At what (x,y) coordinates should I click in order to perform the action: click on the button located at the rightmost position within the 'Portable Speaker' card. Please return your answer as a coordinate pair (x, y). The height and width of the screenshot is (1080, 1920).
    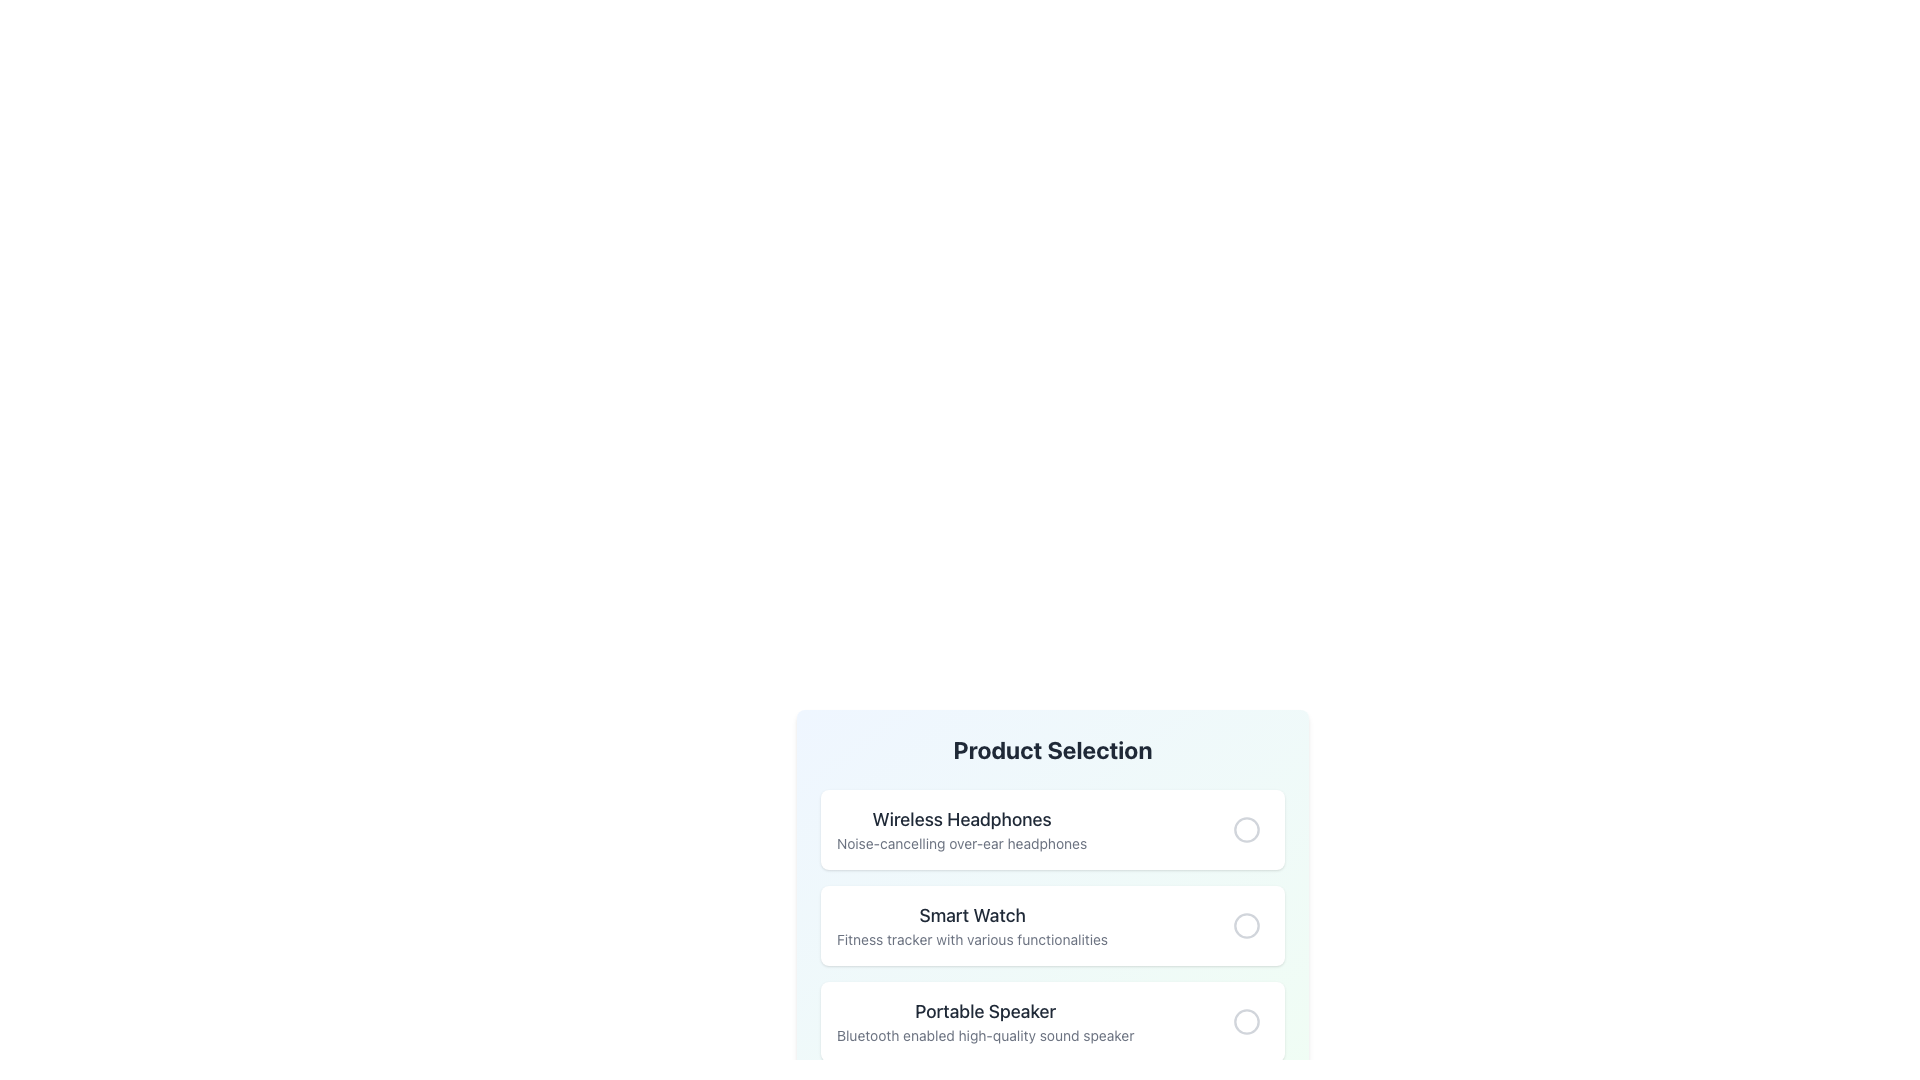
    Looking at the image, I should click on (1246, 1022).